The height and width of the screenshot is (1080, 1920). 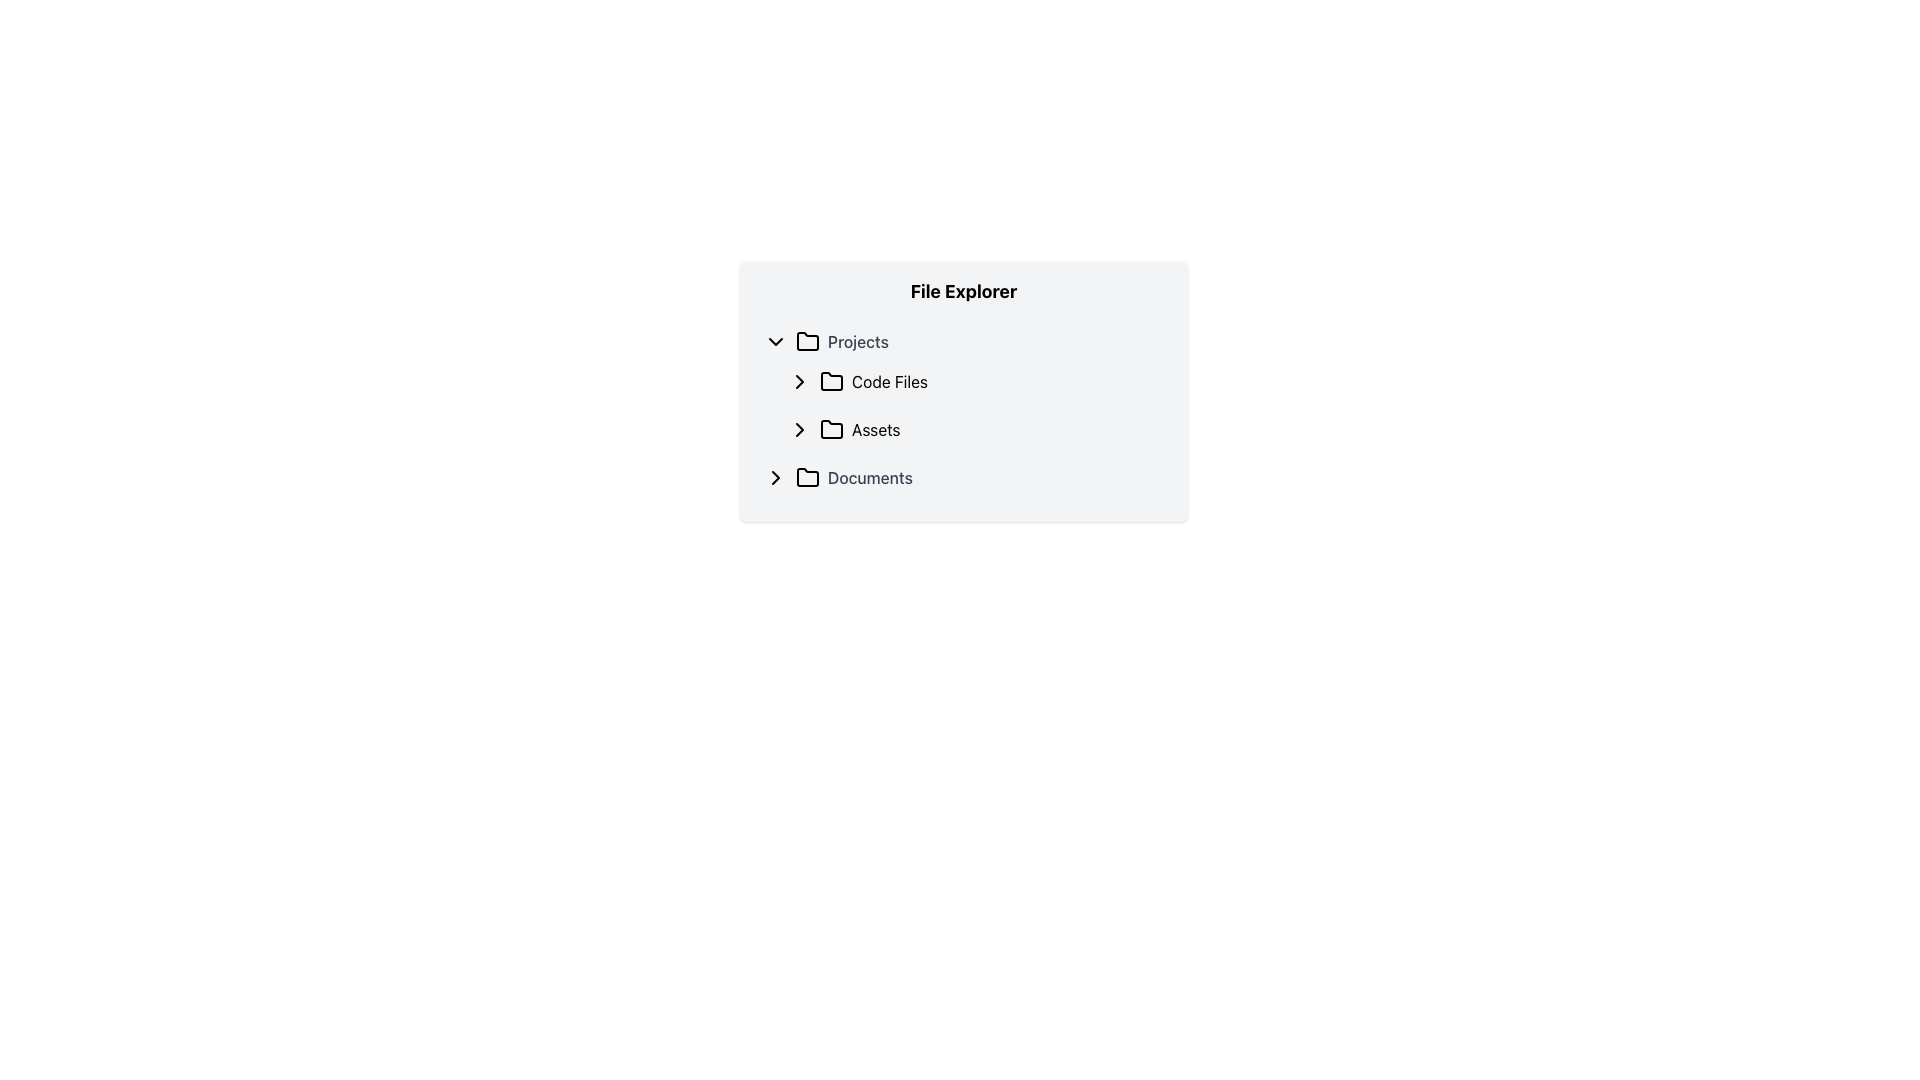 What do you see at coordinates (870, 478) in the screenshot?
I see `the 'Documents' text label, which is styled in medium gray and aligned to the right of a folder icon` at bounding box center [870, 478].